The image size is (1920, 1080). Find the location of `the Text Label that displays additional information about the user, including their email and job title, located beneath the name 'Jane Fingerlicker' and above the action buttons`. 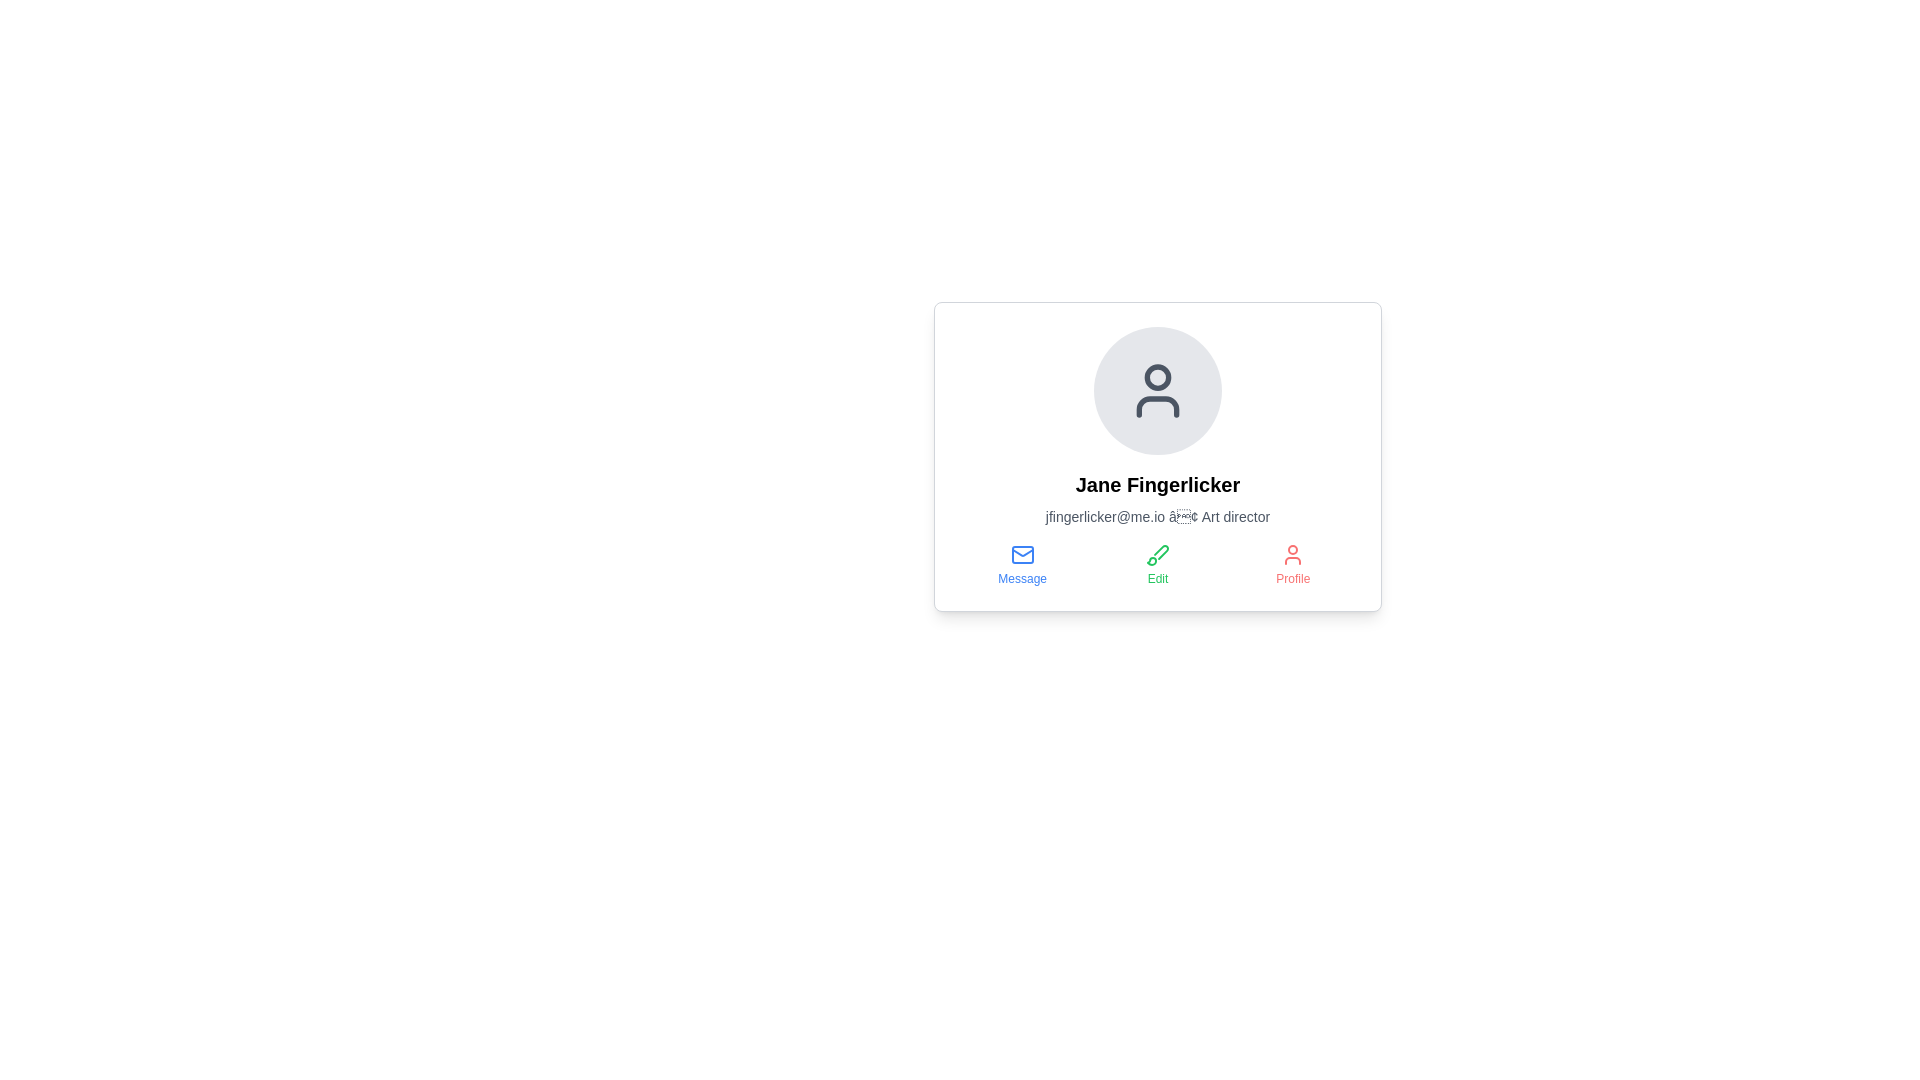

the Text Label that displays additional information about the user, including their email and job title, located beneath the name 'Jane Fingerlicker' and above the action buttons is located at coordinates (1157, 515).